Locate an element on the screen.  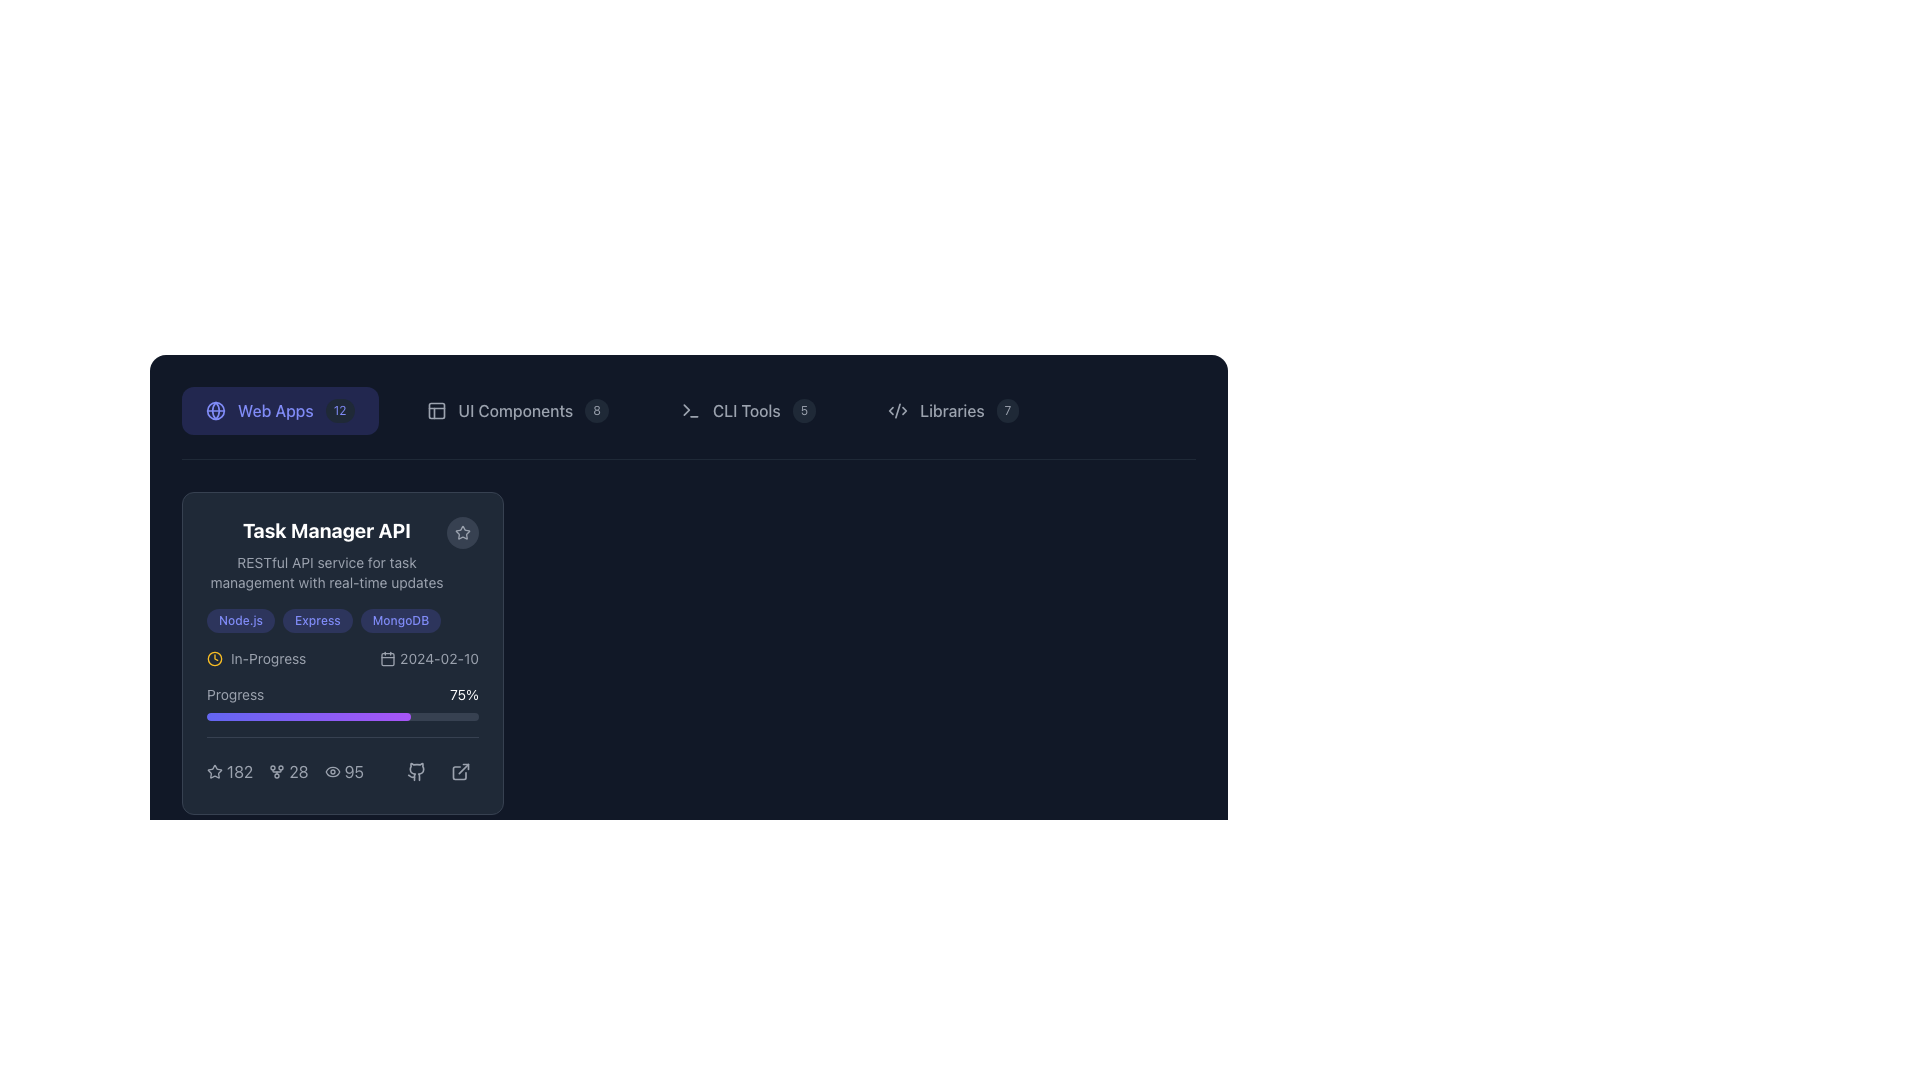
the calendar icon located to the left of the text '2024-02-10' is located at coordinates (388, 659).